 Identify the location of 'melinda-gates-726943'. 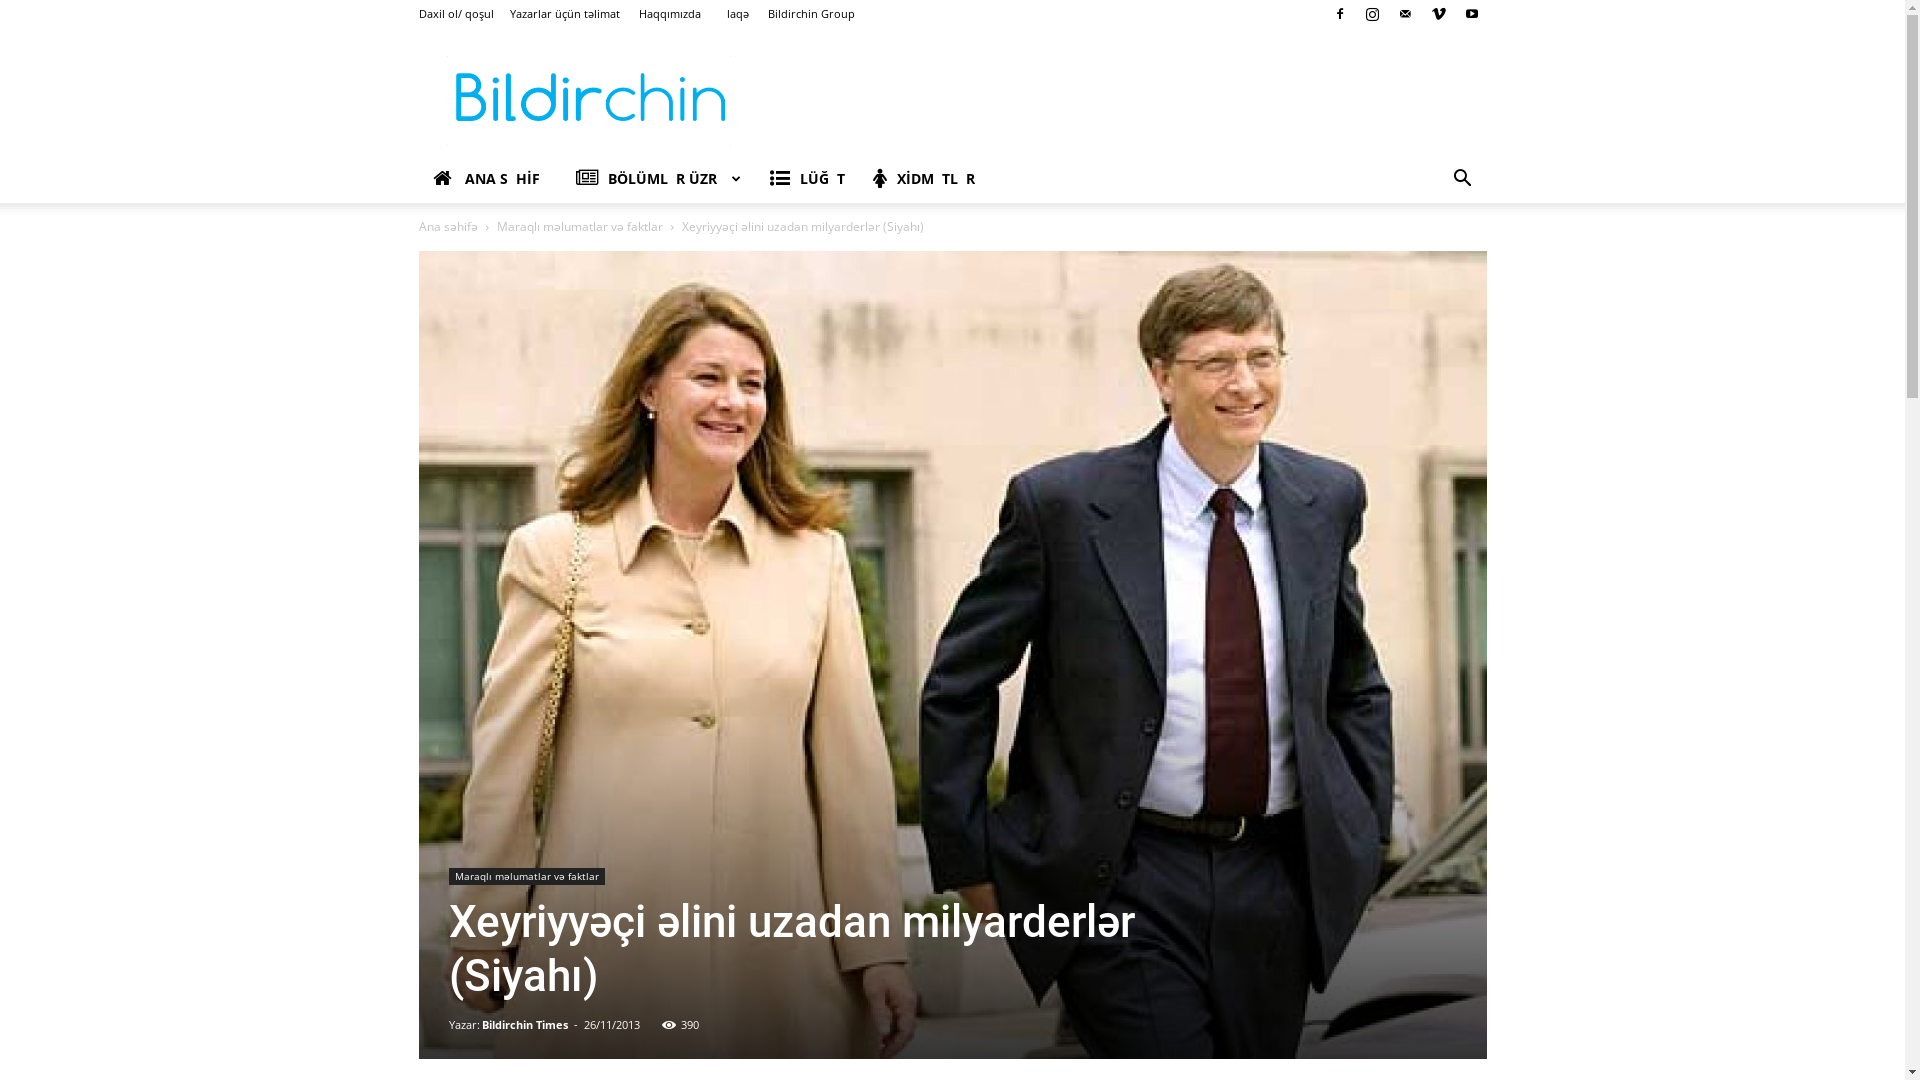
(416, 655).